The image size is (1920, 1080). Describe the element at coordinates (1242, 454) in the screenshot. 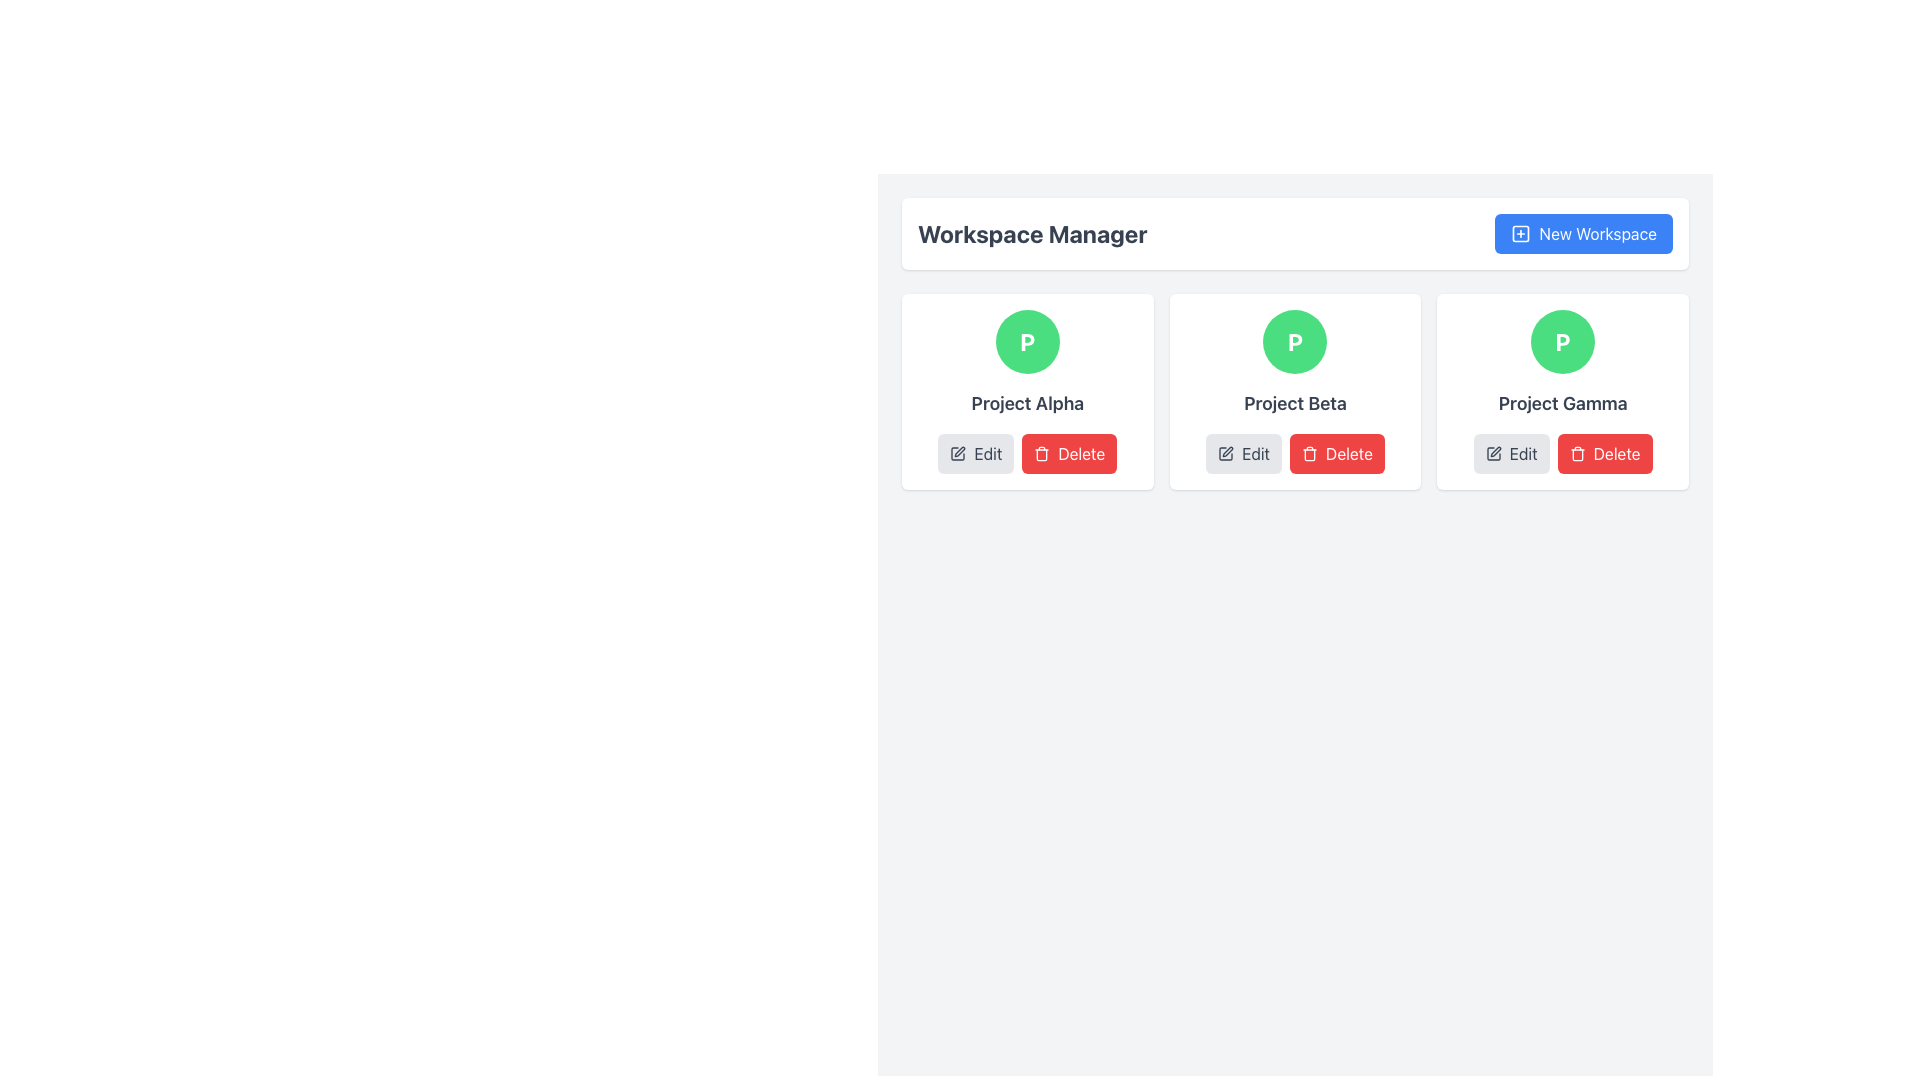

I see `the 'Edit' button, which has a rounded rectangular shape, a light gray background, dark gray text, and an icon resembling a pen next to the text 'Edit', located below the title 'Project Beta' in the second card of the grid layout` at that location.